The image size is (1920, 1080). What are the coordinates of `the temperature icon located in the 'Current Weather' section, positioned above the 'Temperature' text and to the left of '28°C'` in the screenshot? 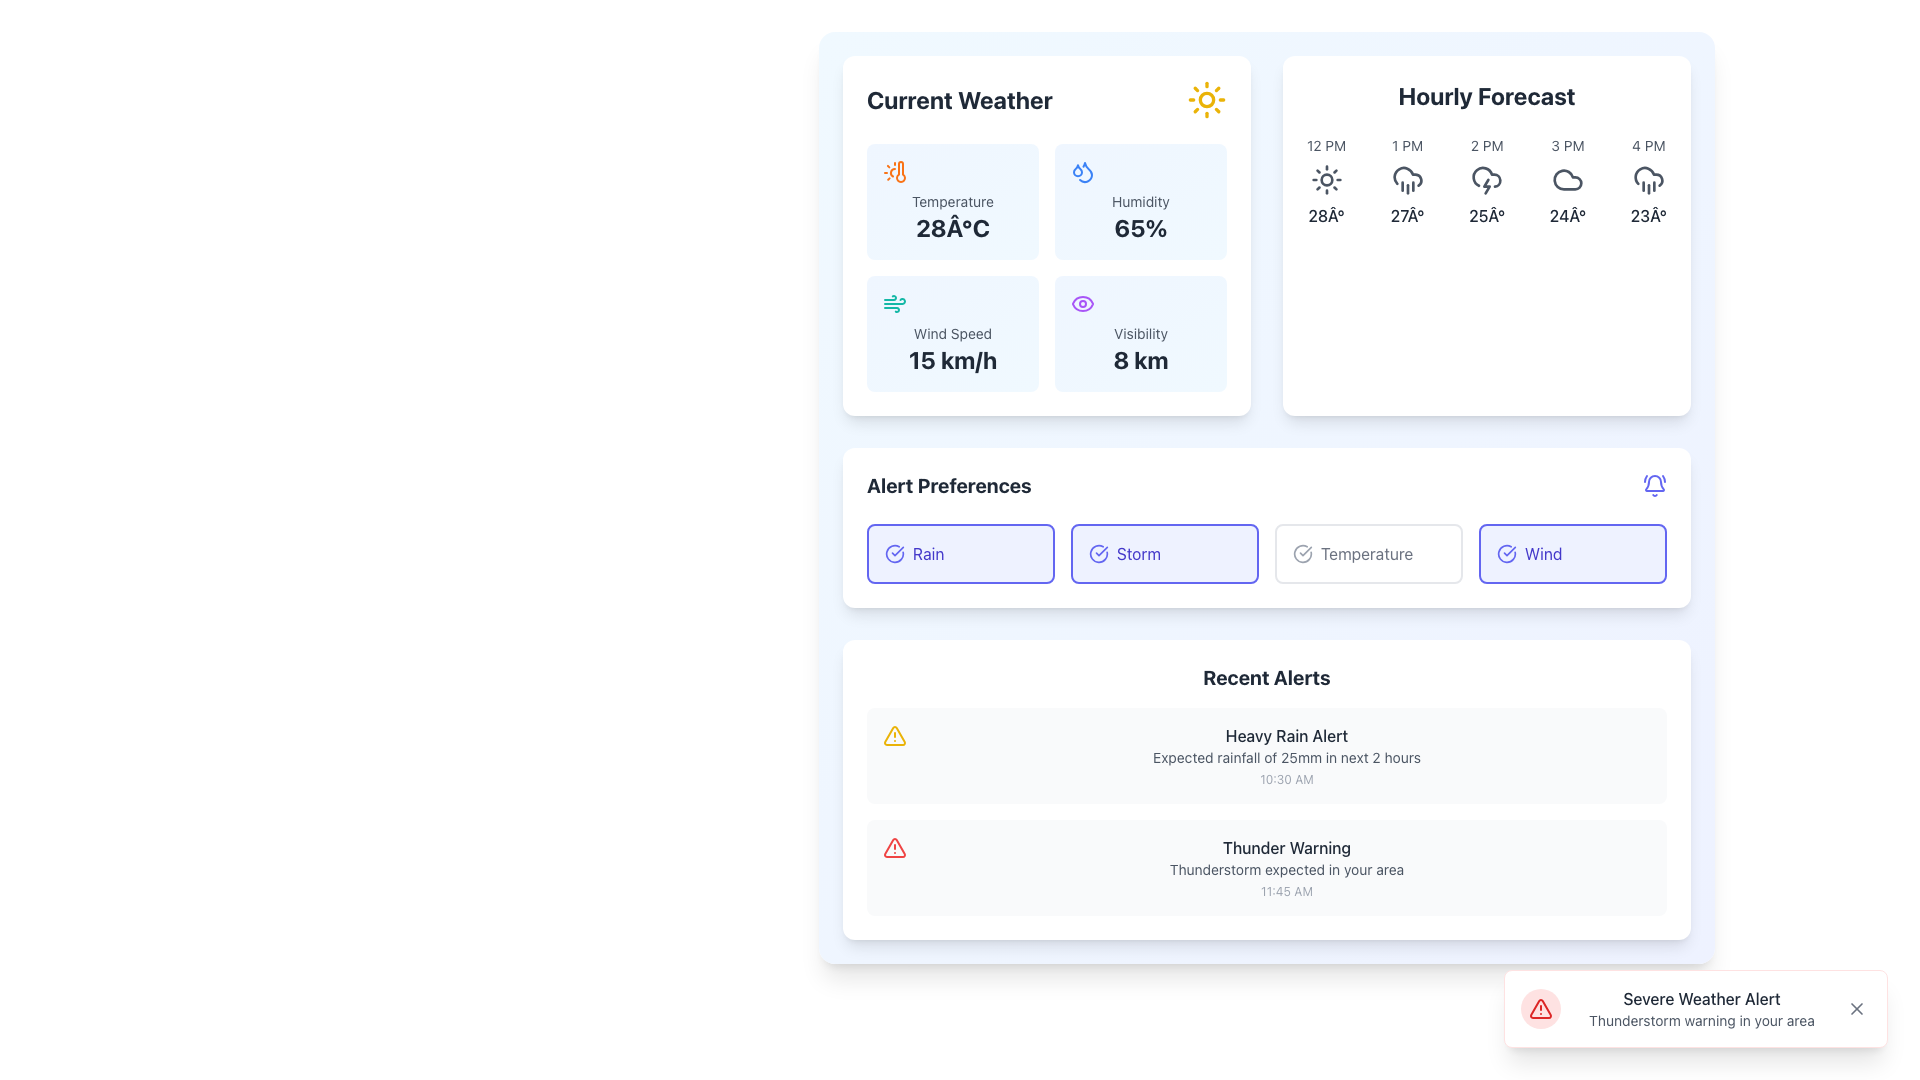 It's located at (893, 171).